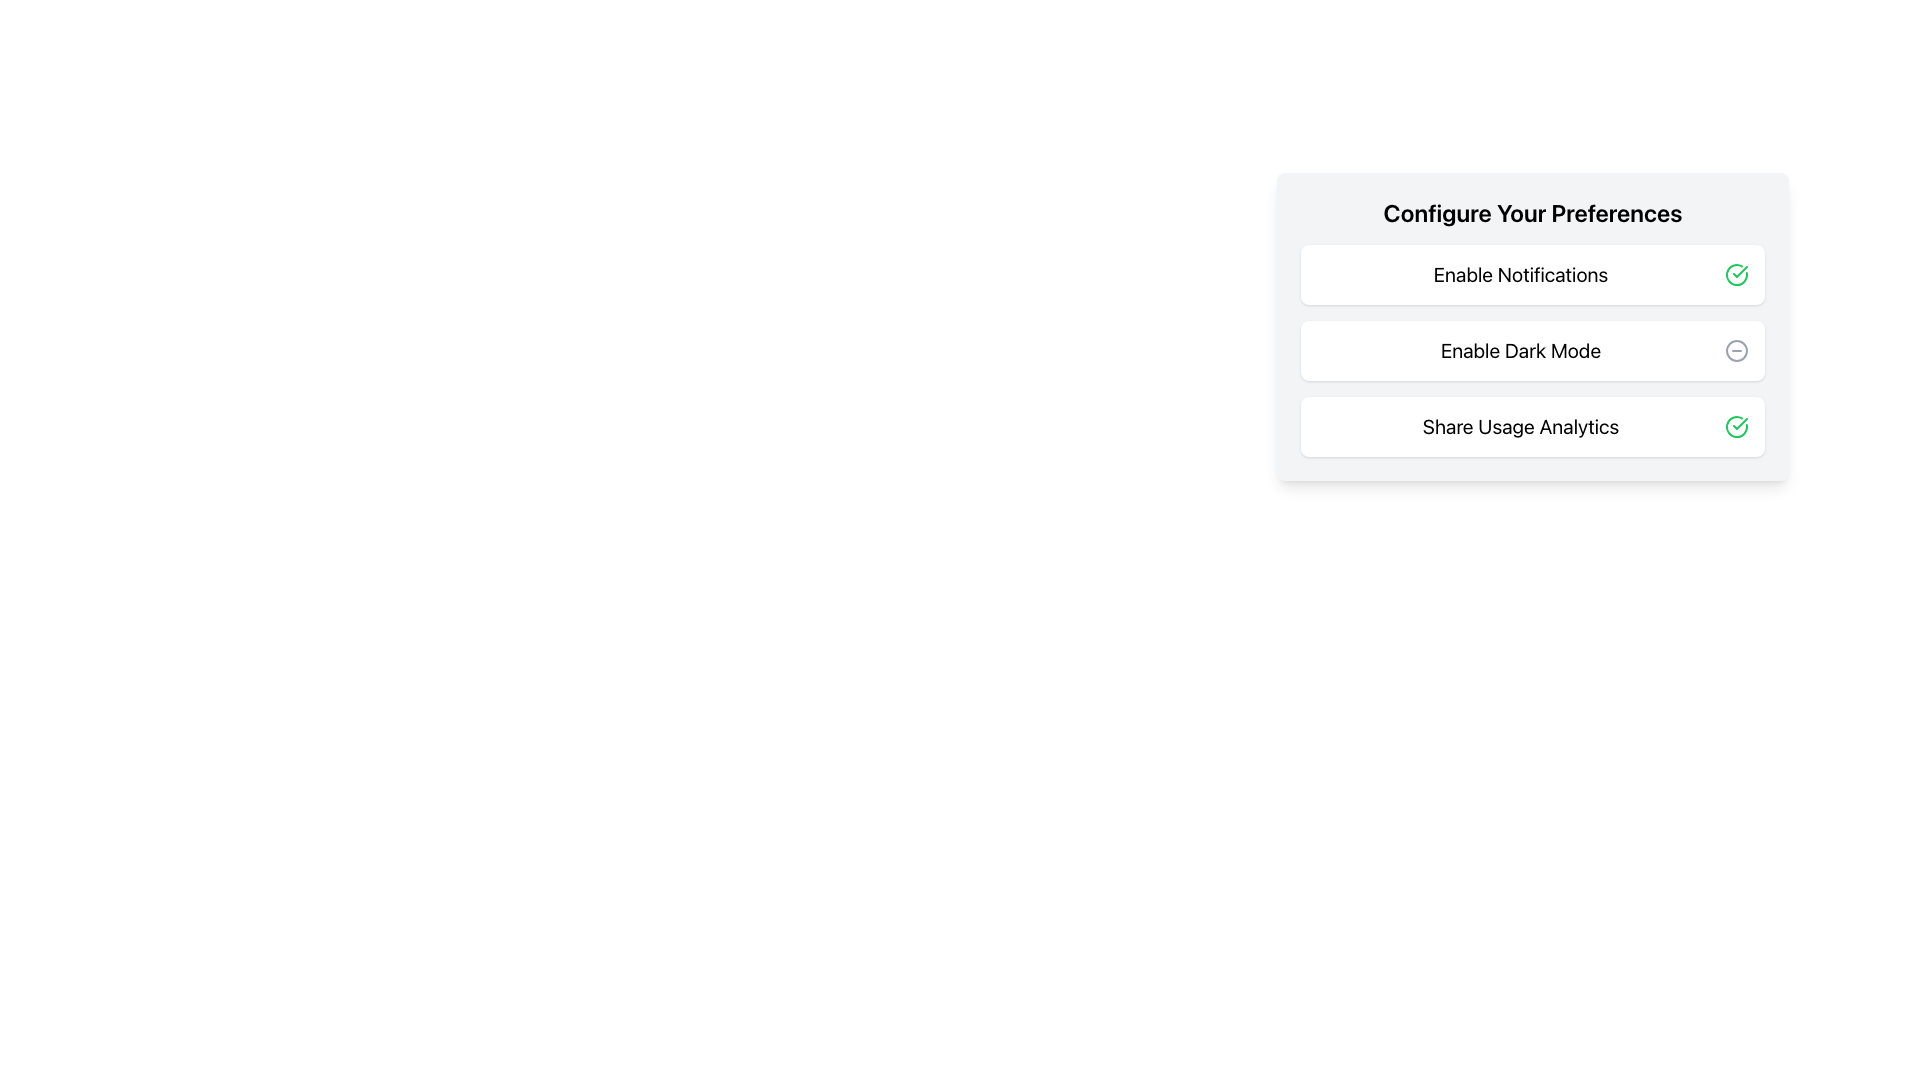 This screenshot has height=1080, width=1920. What do you see at coordinates (1736, 350) in the screenshot?
I see `the negative action icon located to the right of the 'Enable Dark Mode' option` at bounding box center [1736, 350].